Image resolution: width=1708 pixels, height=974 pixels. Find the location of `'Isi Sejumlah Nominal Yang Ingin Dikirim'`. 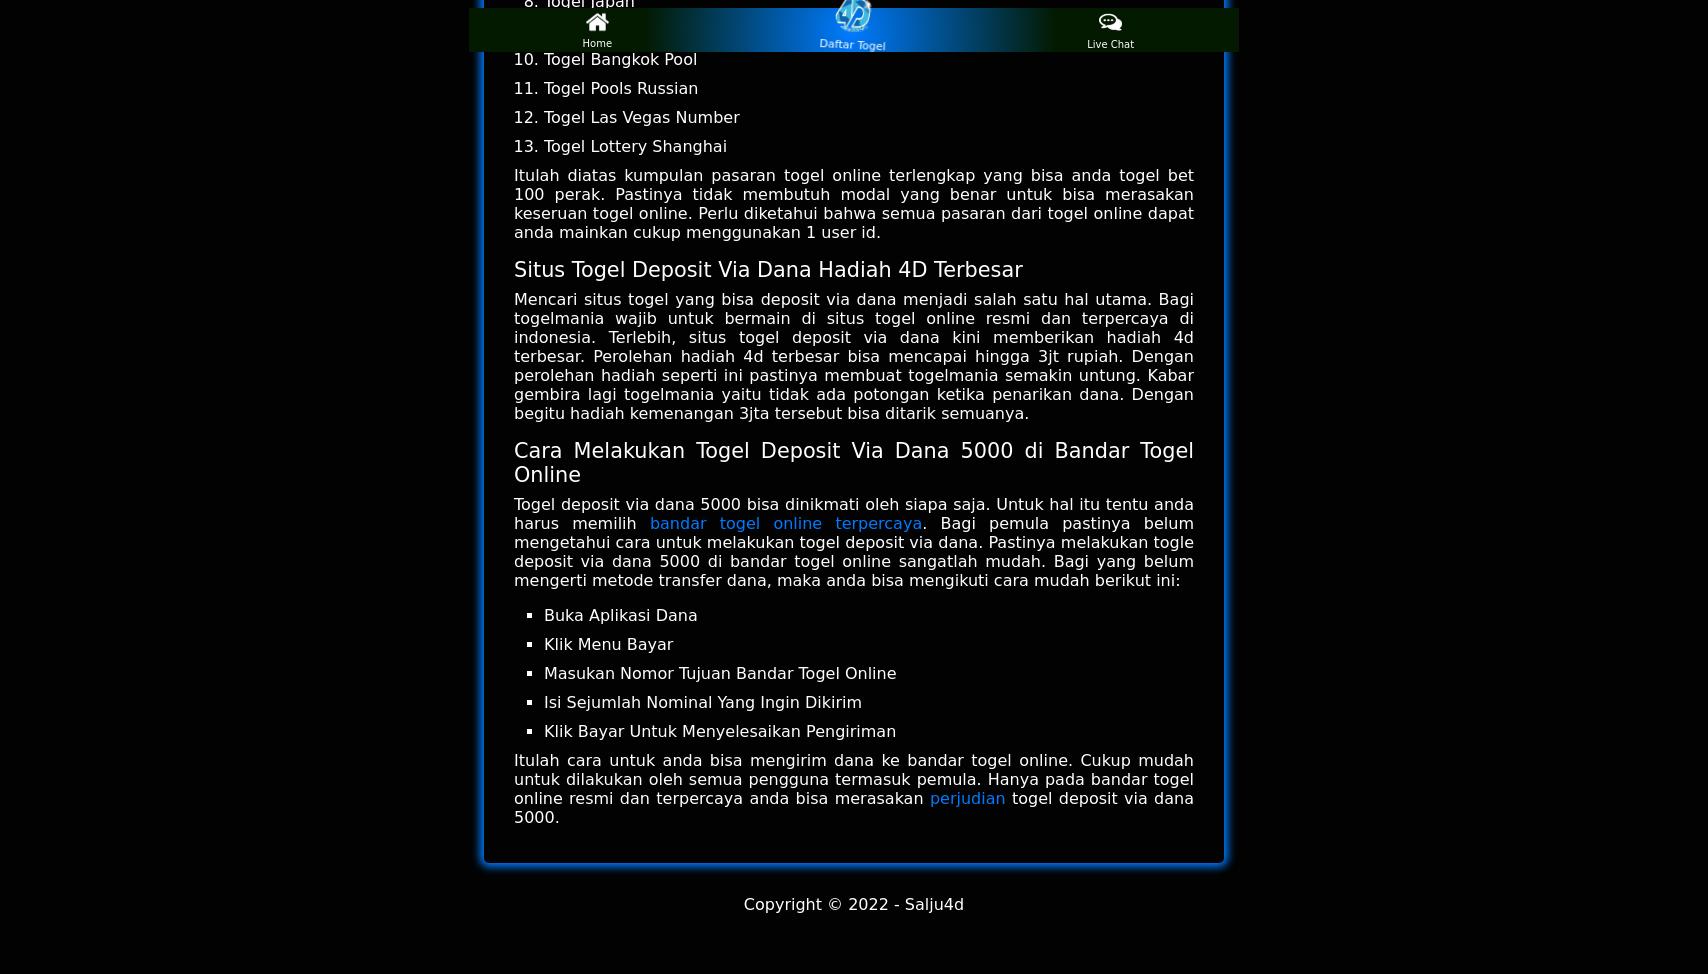

'Isi Sejumlah Nominal Yang Ingin Dikirim' is located at coordinates (703, 702).